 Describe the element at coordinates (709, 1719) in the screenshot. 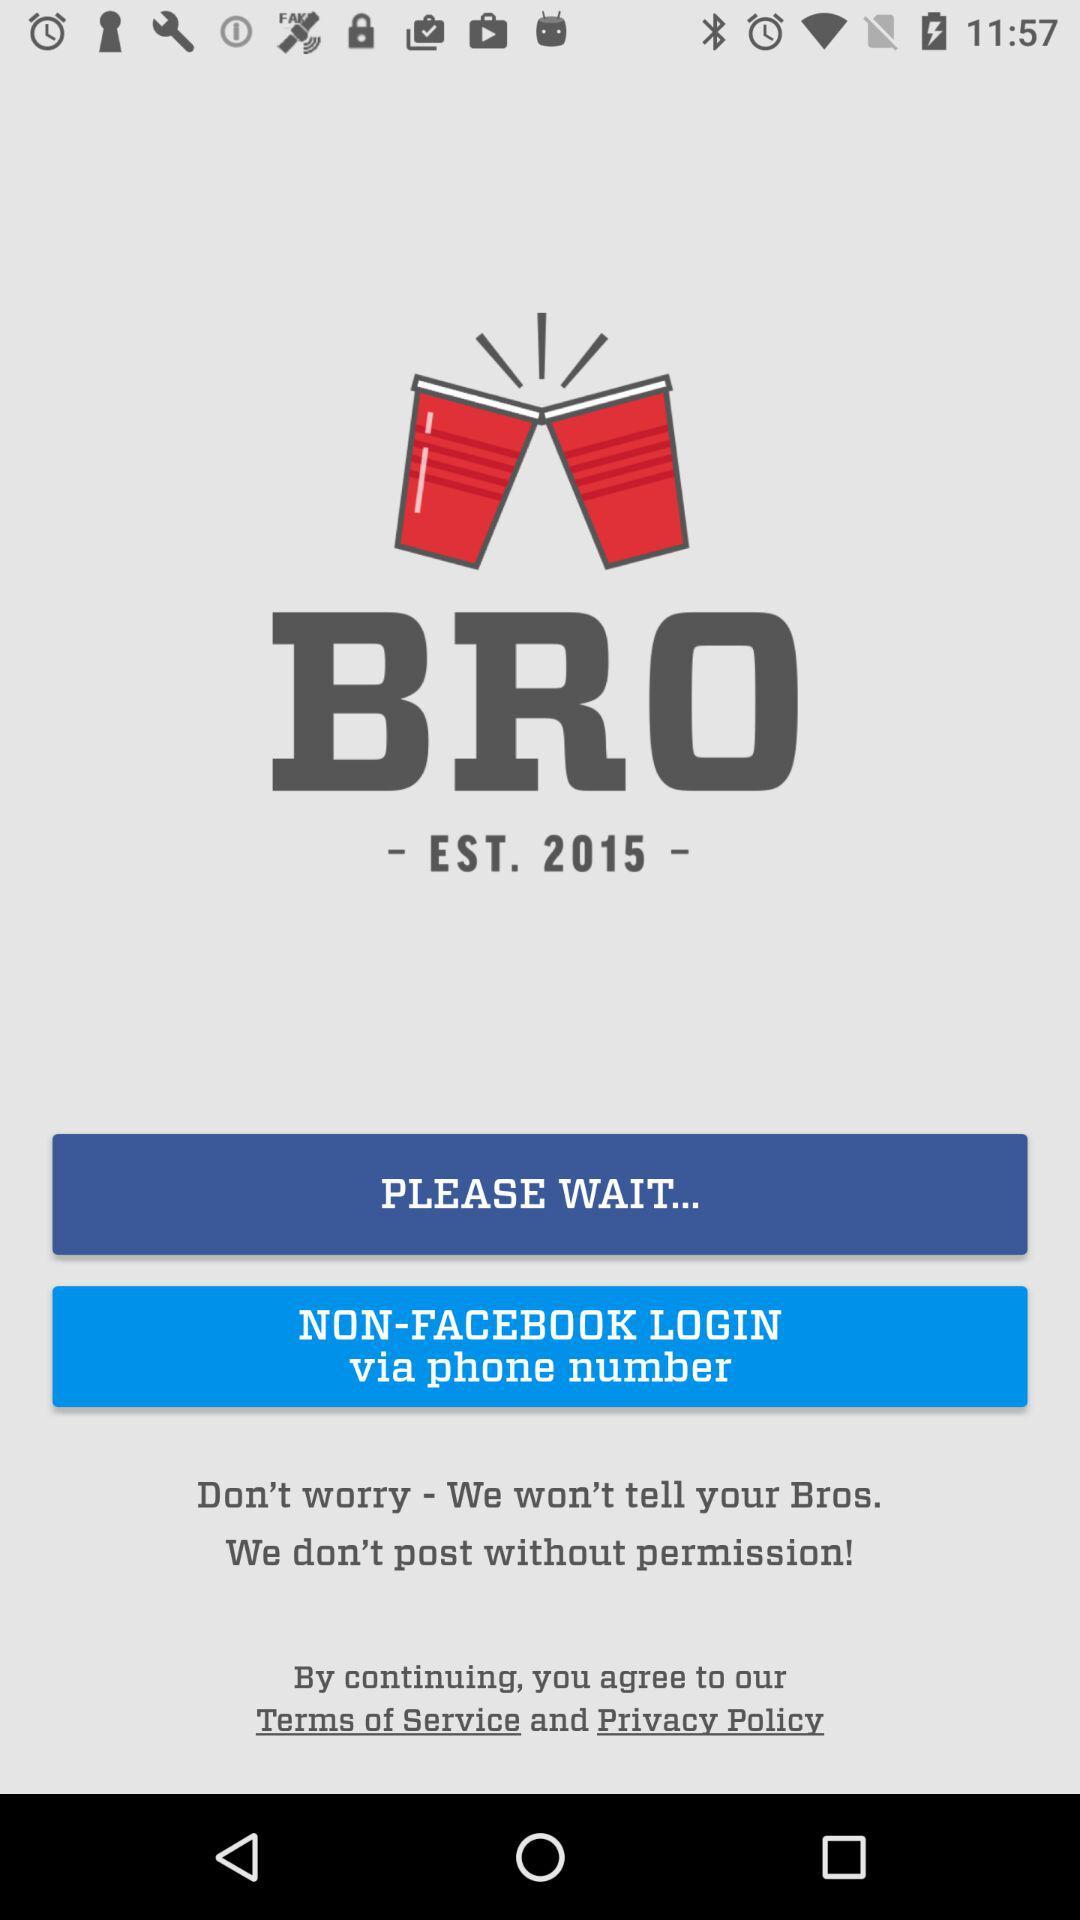

I see `icon below by continuing you` at that location.